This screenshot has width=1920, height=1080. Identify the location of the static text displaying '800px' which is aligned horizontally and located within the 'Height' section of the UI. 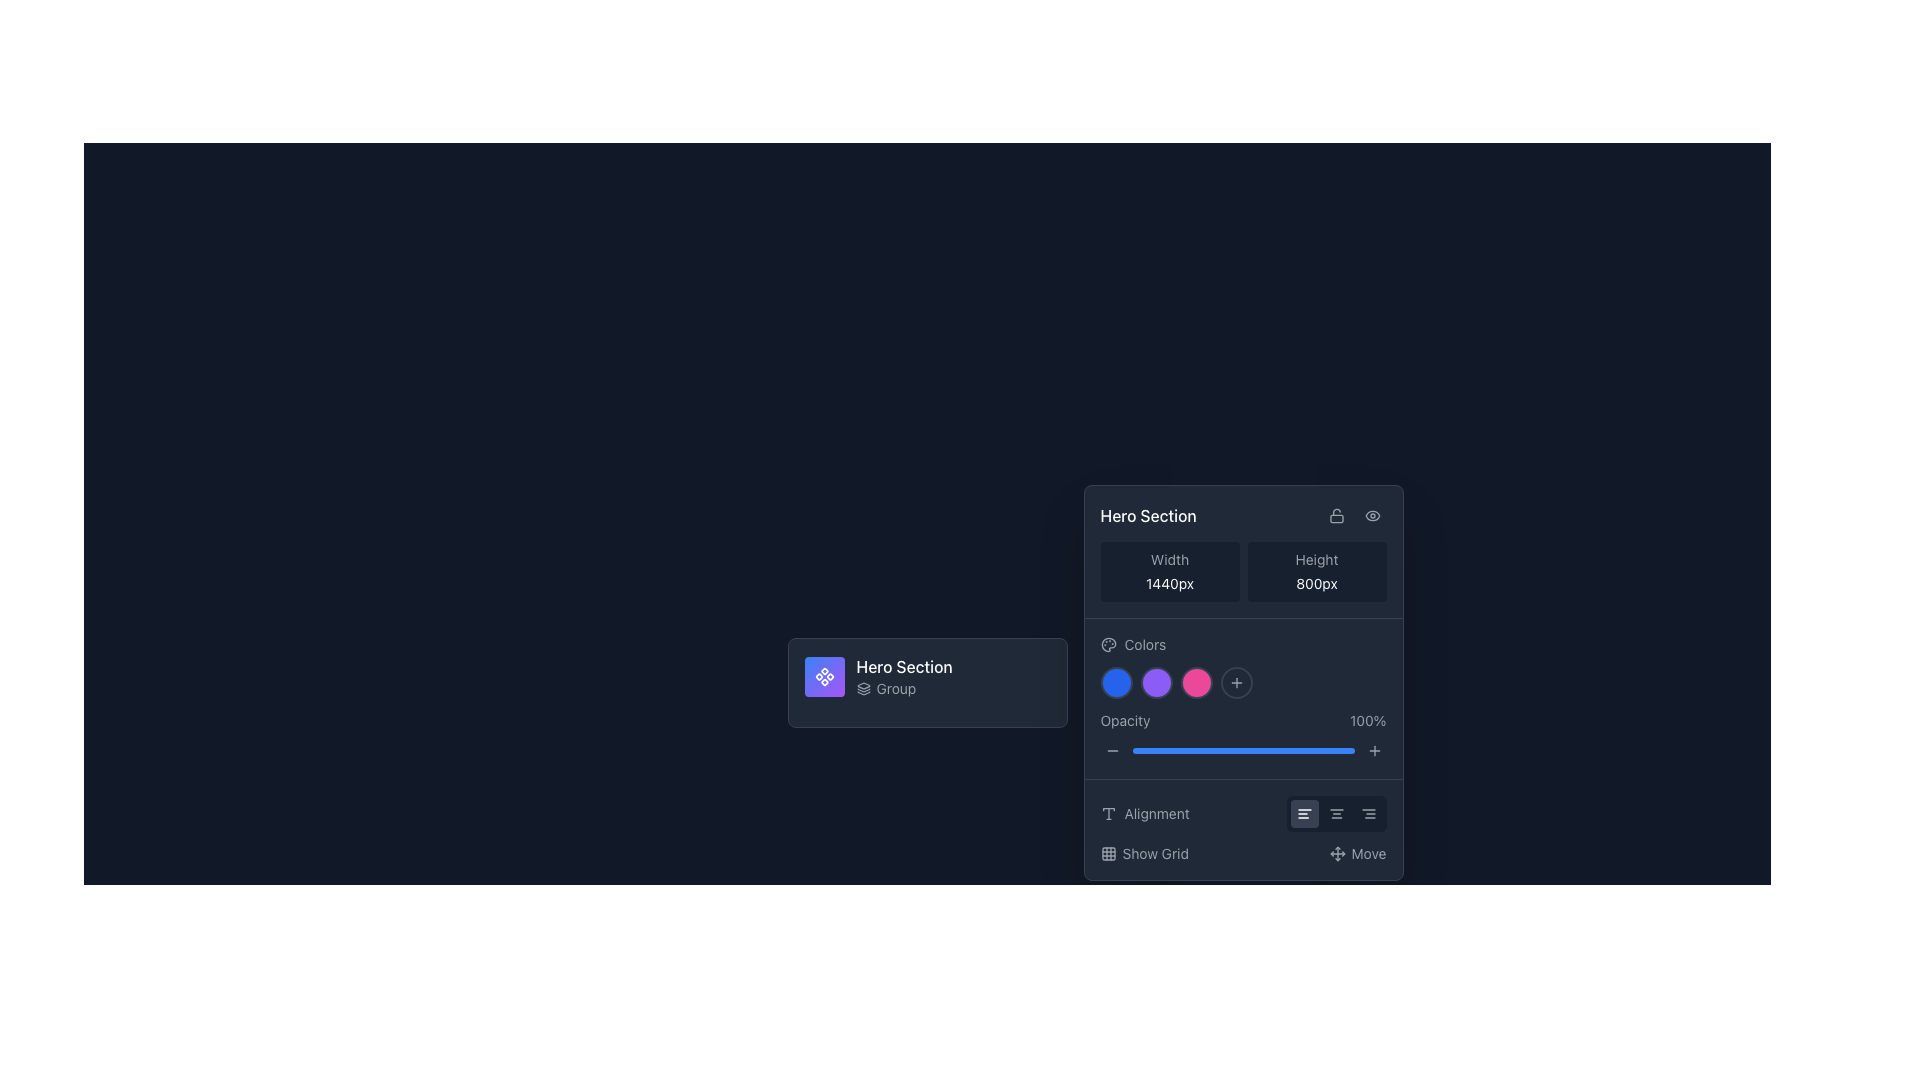
(1316, 583).